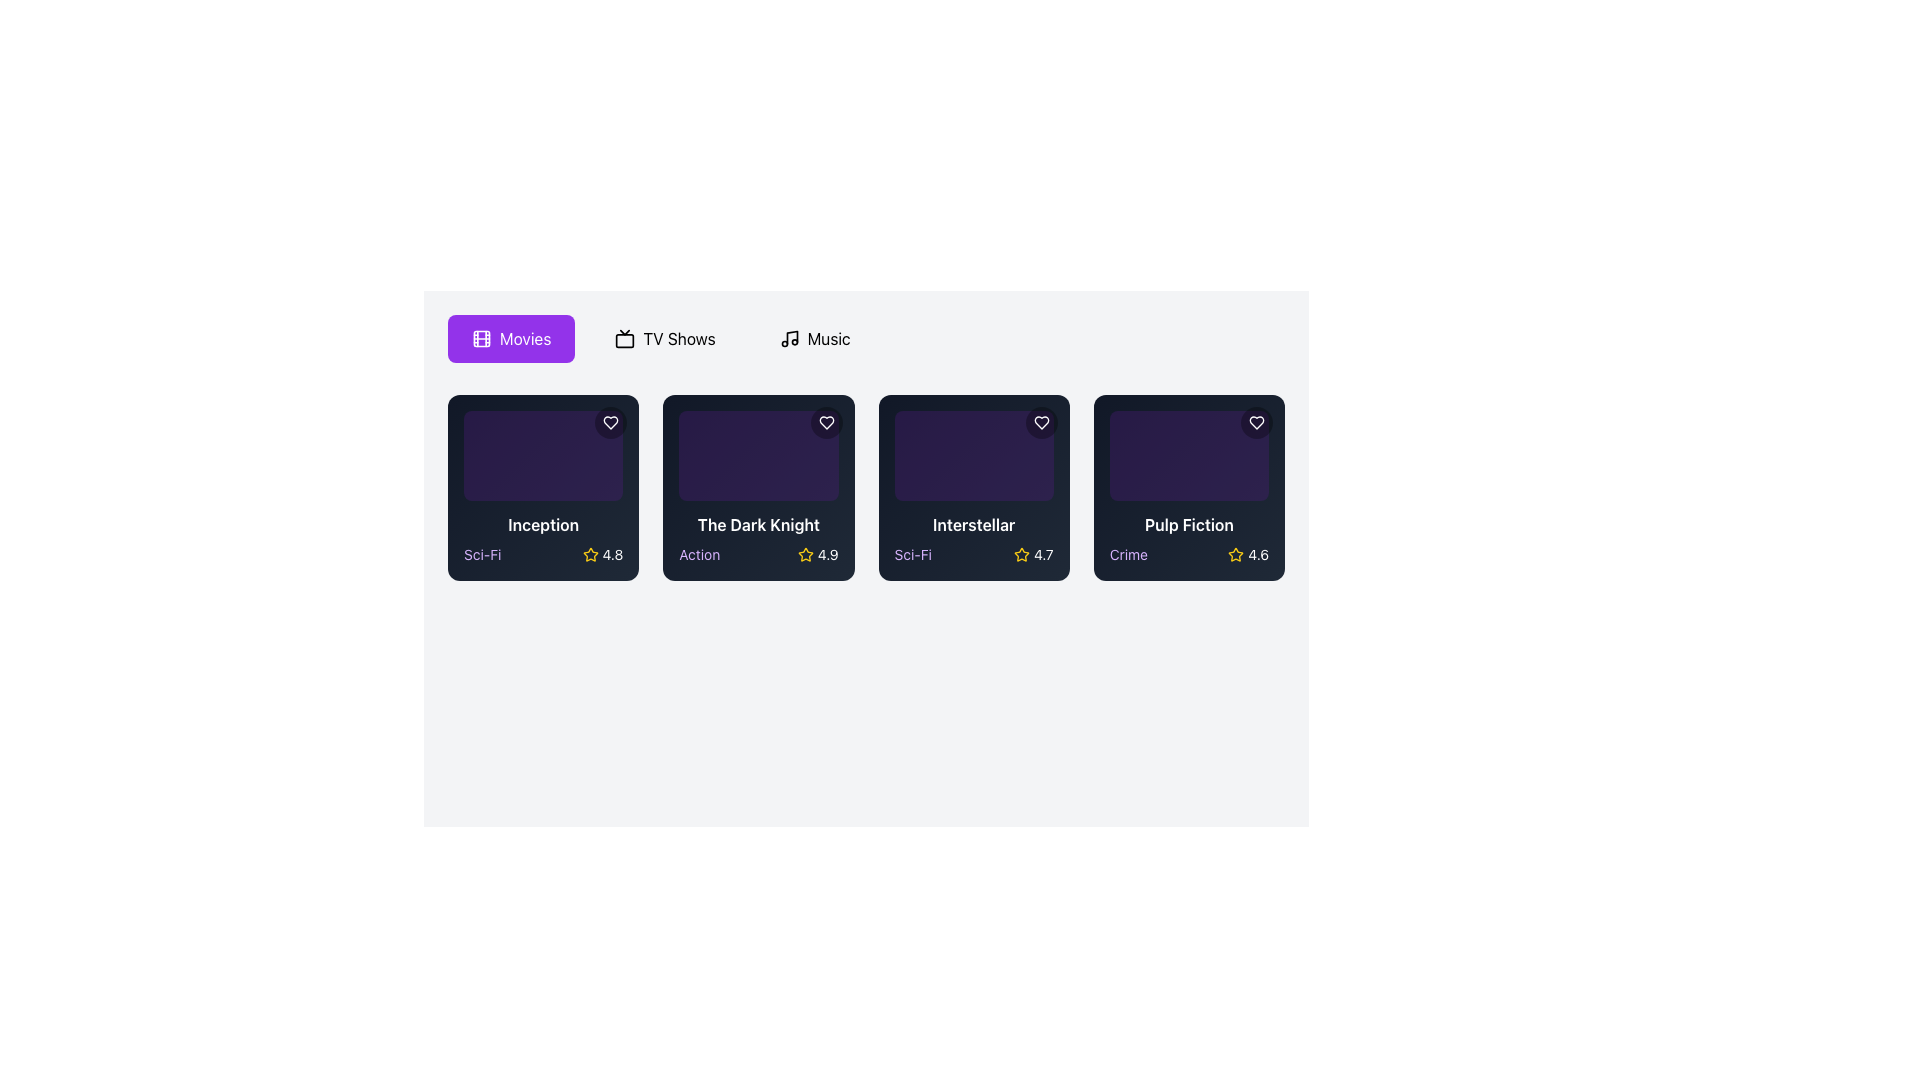 The height and width of the screenshot is (1080, 1920). Describe the element at coordinates (1040, 422) in the screenshot. I see `the heart-shaped icon with a hollow outline and white stroke located at the top-right corner of the movie card labeled 'Interstellar' to like or favorite the card` at that location.